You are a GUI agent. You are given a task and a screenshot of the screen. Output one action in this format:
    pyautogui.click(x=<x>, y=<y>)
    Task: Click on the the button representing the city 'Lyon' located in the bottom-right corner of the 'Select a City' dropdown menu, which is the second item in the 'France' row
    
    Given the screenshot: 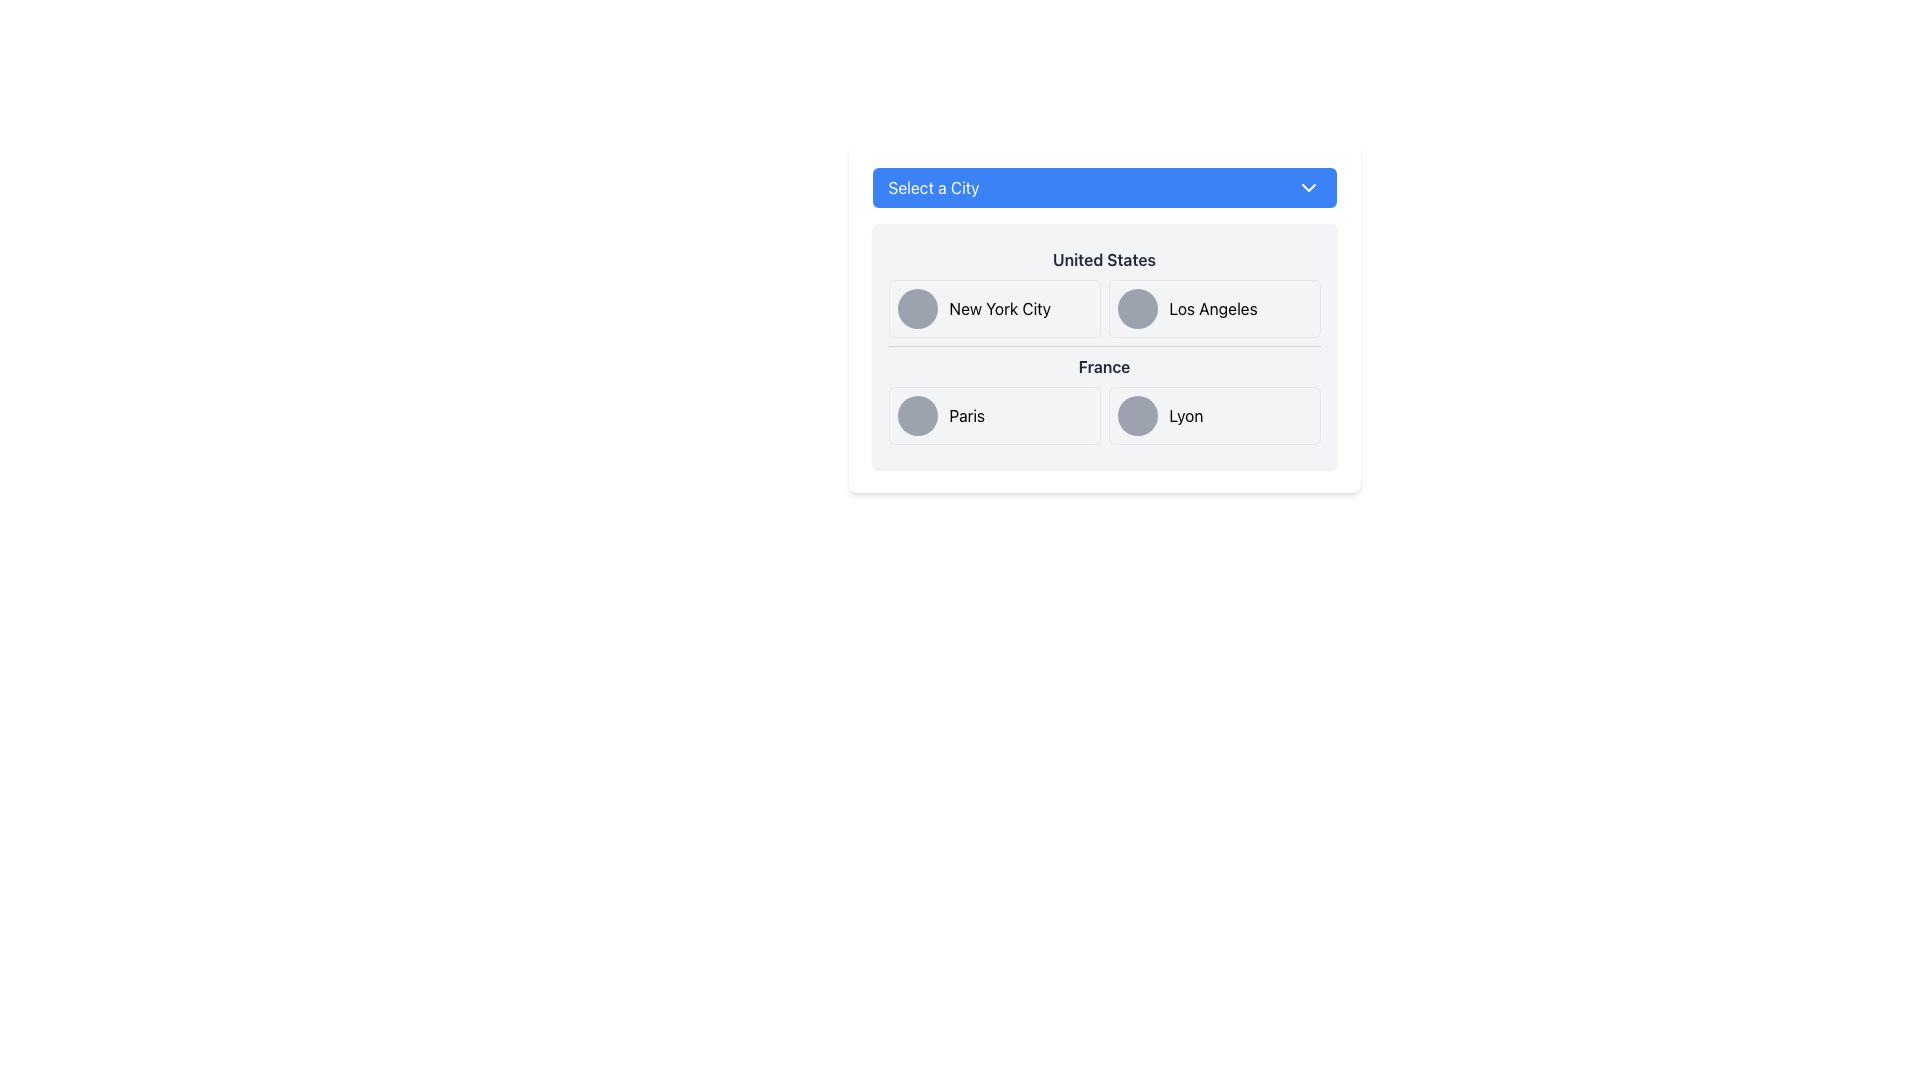 What is the action you would take?
    pyautogui.click(x=1213, y=415)
    